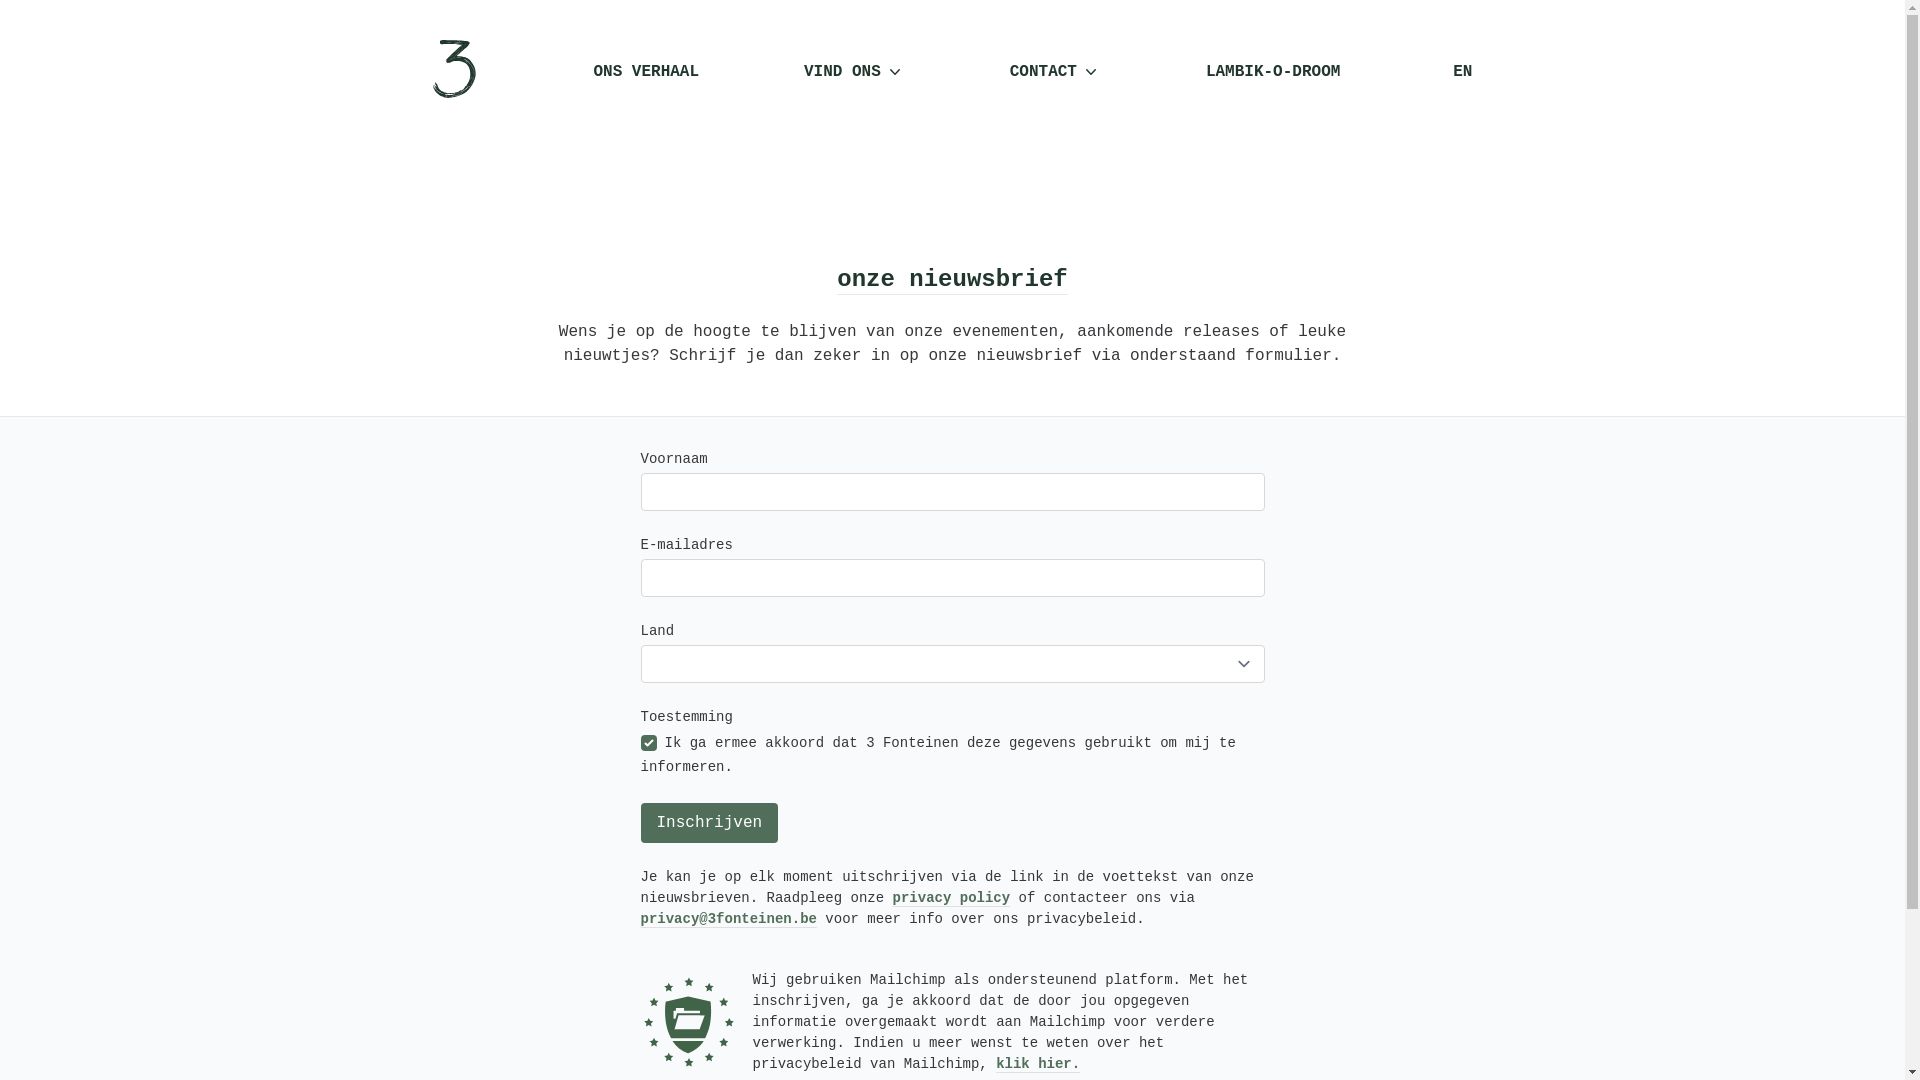 This screenshot has width=1920, height=1080. What do you see at coordinates (727, 918) in the screenshot?
I see `'privacy@3fonteinen.be'` at bounding box center [727, 918].